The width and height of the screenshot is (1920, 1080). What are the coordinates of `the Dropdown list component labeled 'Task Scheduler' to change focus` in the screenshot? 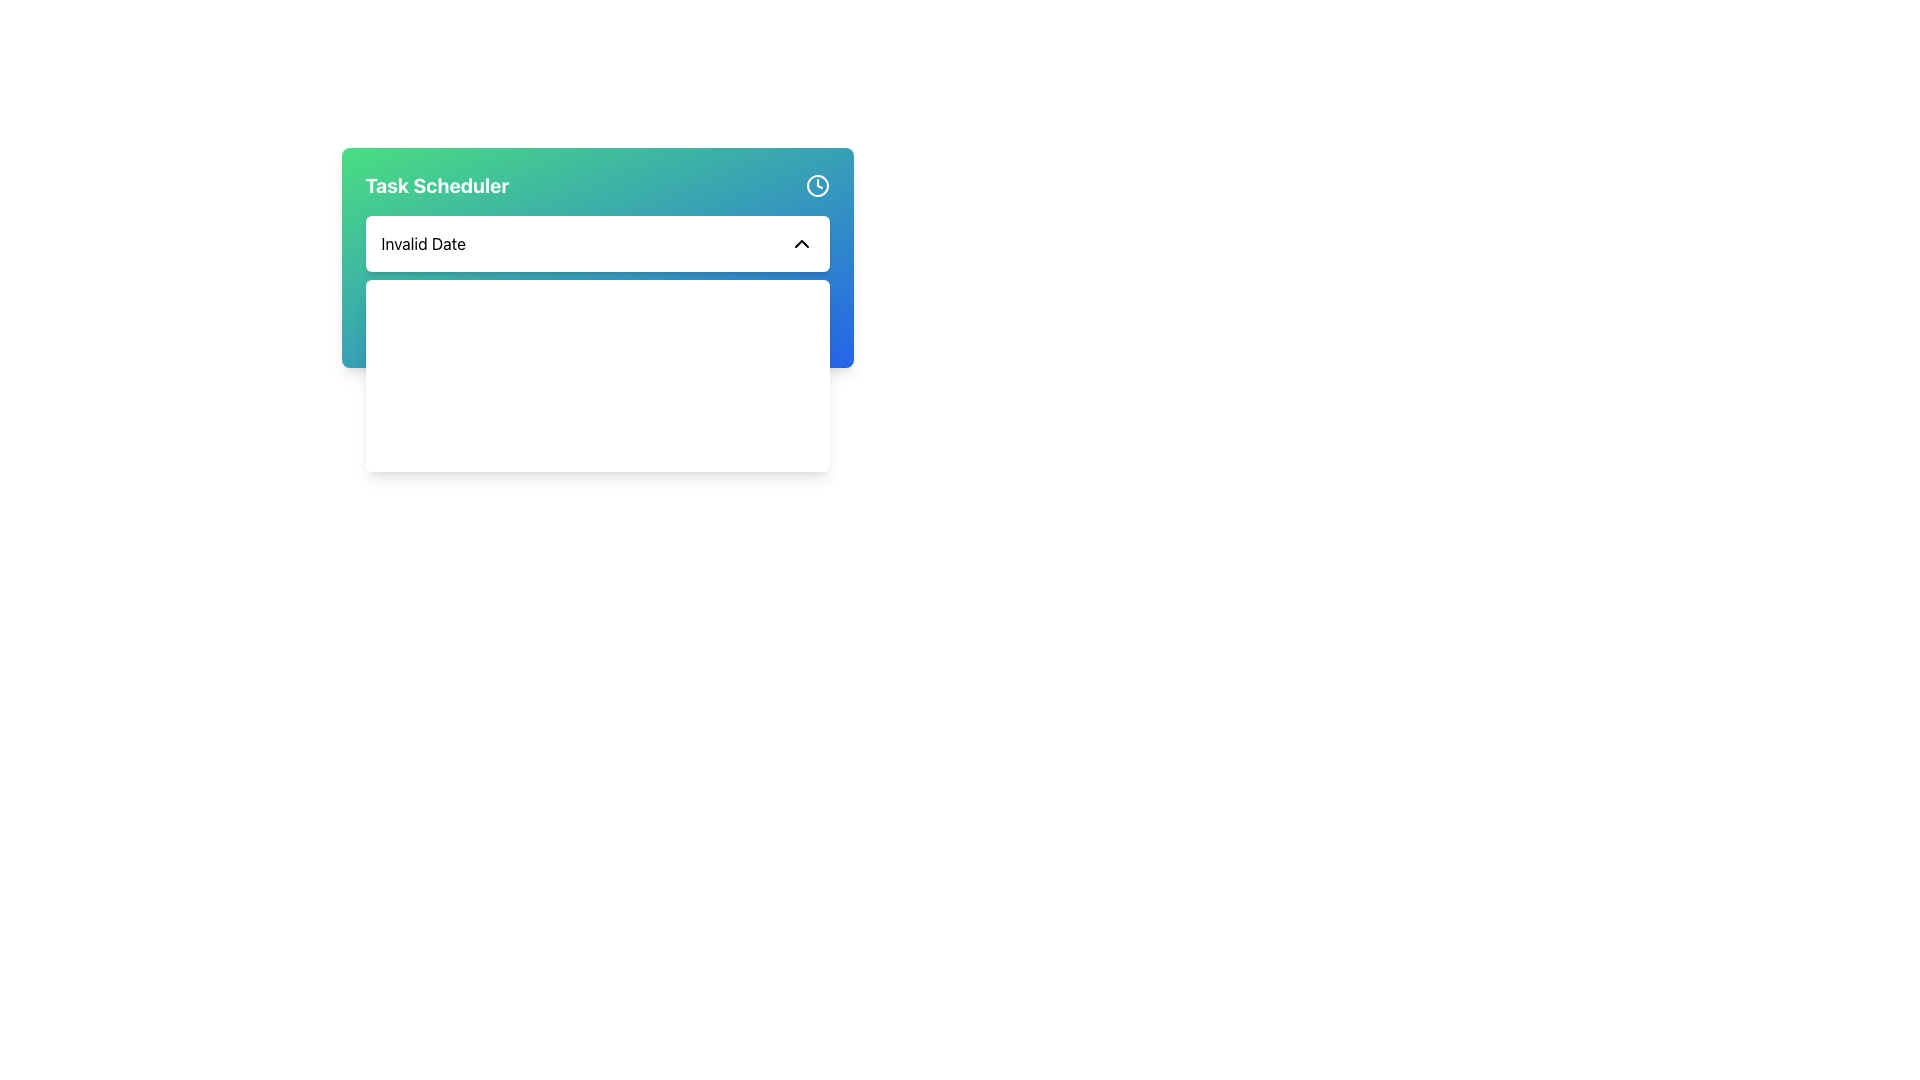 It's located at (596, 257).